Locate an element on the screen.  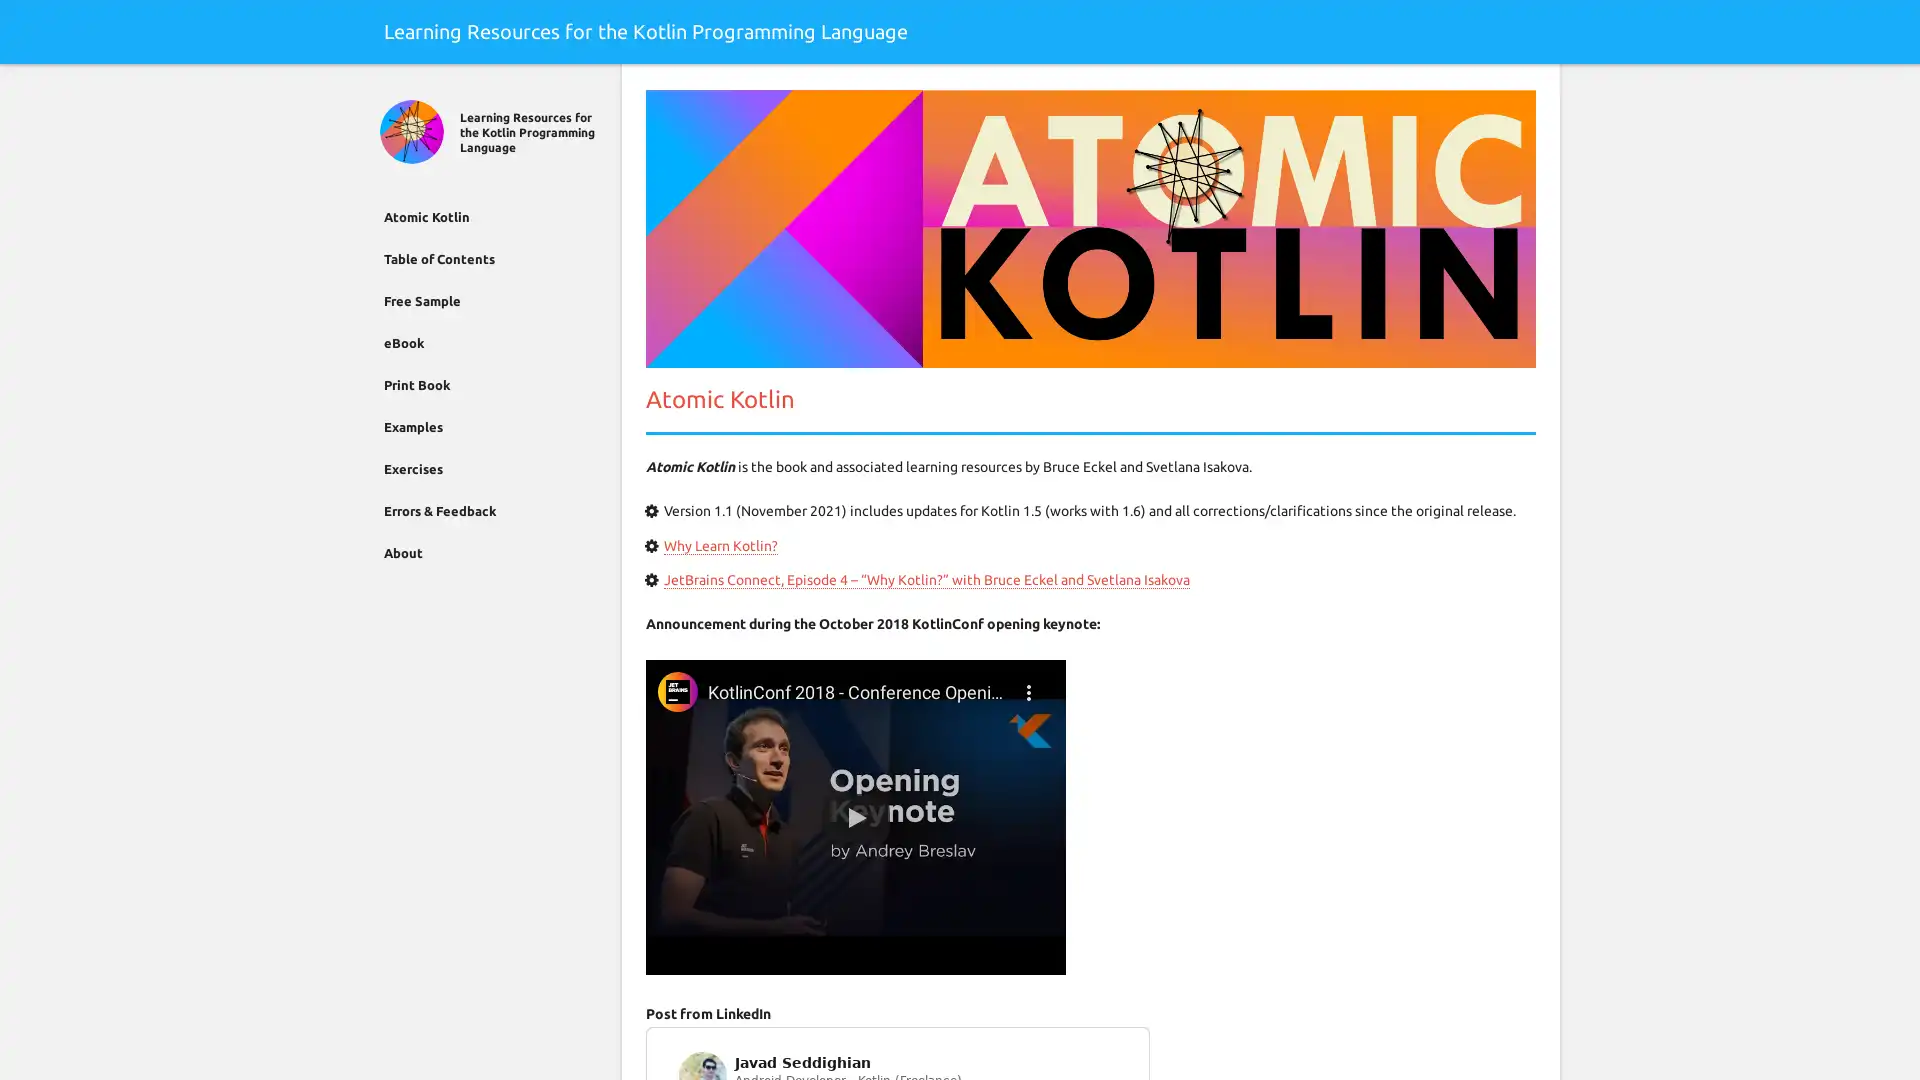
Close is located at coordinates (392, 87).